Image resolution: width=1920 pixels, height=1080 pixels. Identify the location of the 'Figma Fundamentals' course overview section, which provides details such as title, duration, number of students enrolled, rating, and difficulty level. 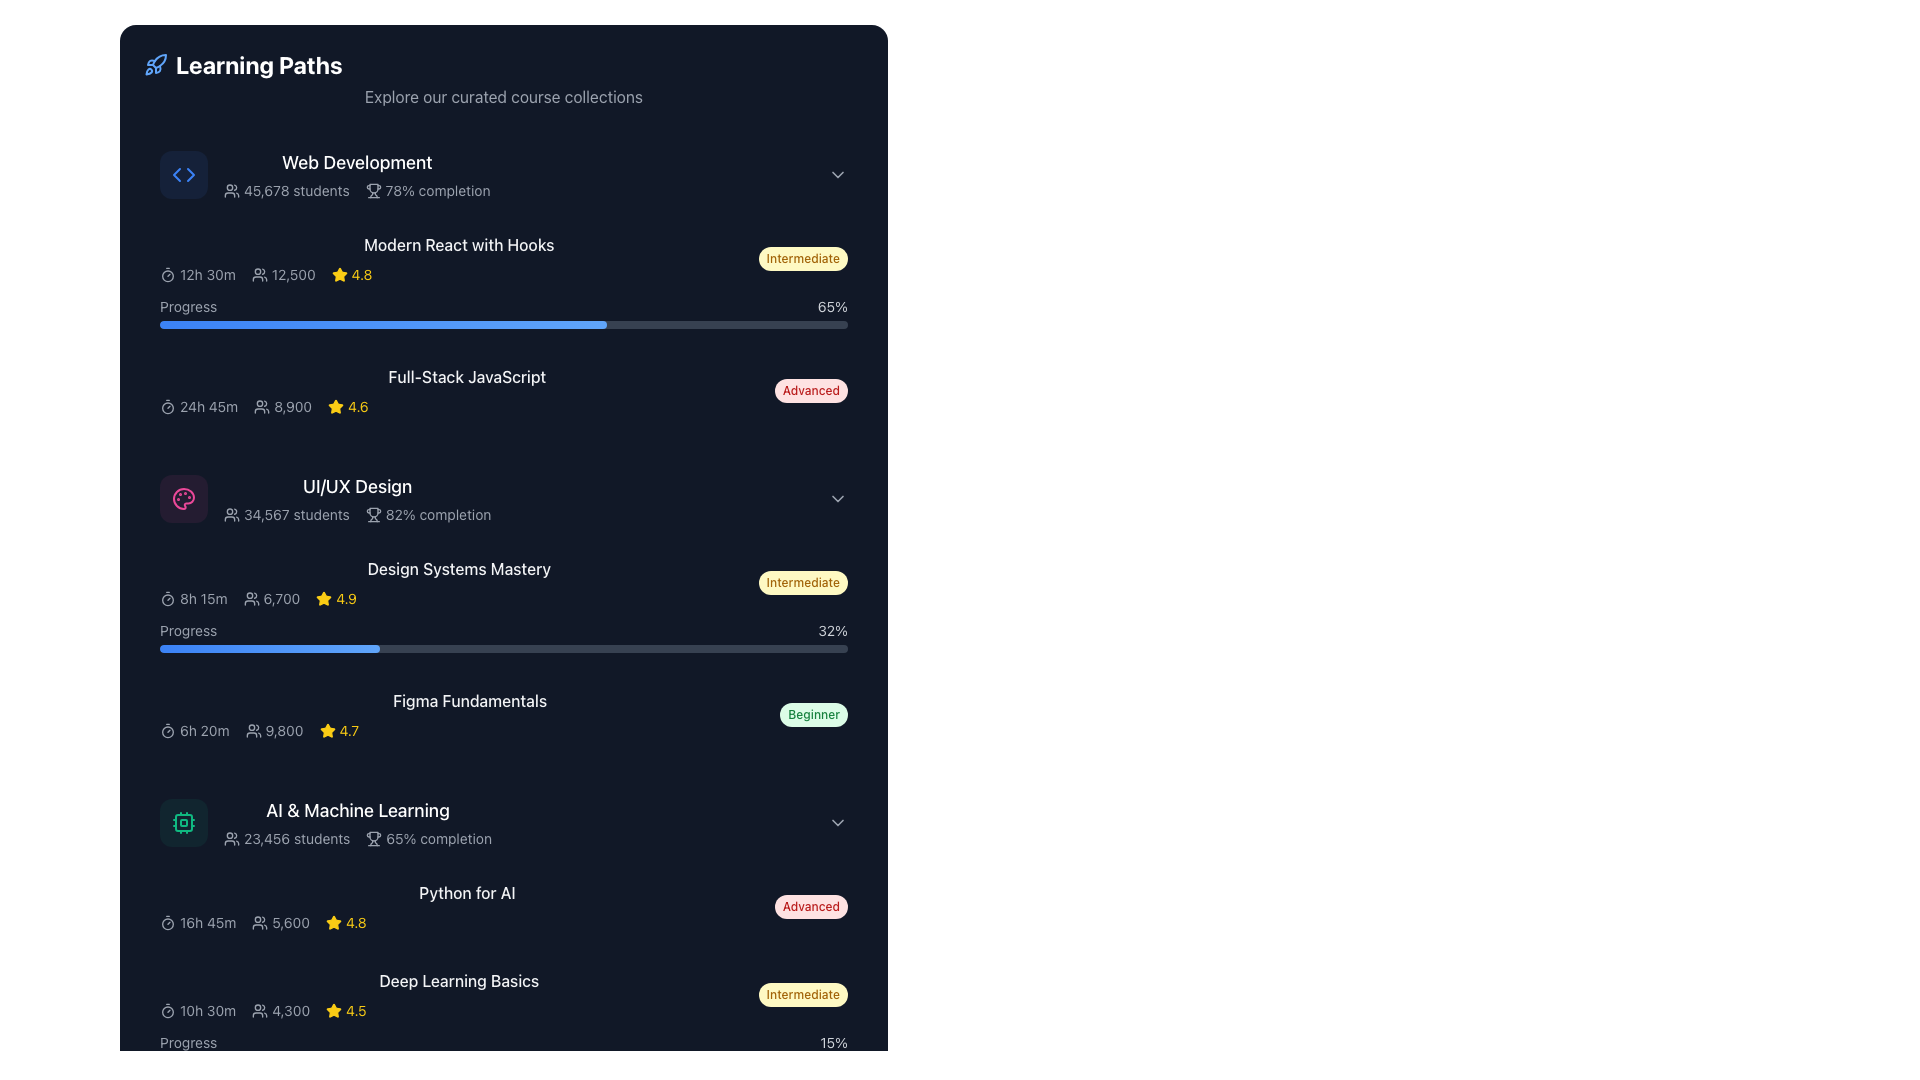
(504, 713).